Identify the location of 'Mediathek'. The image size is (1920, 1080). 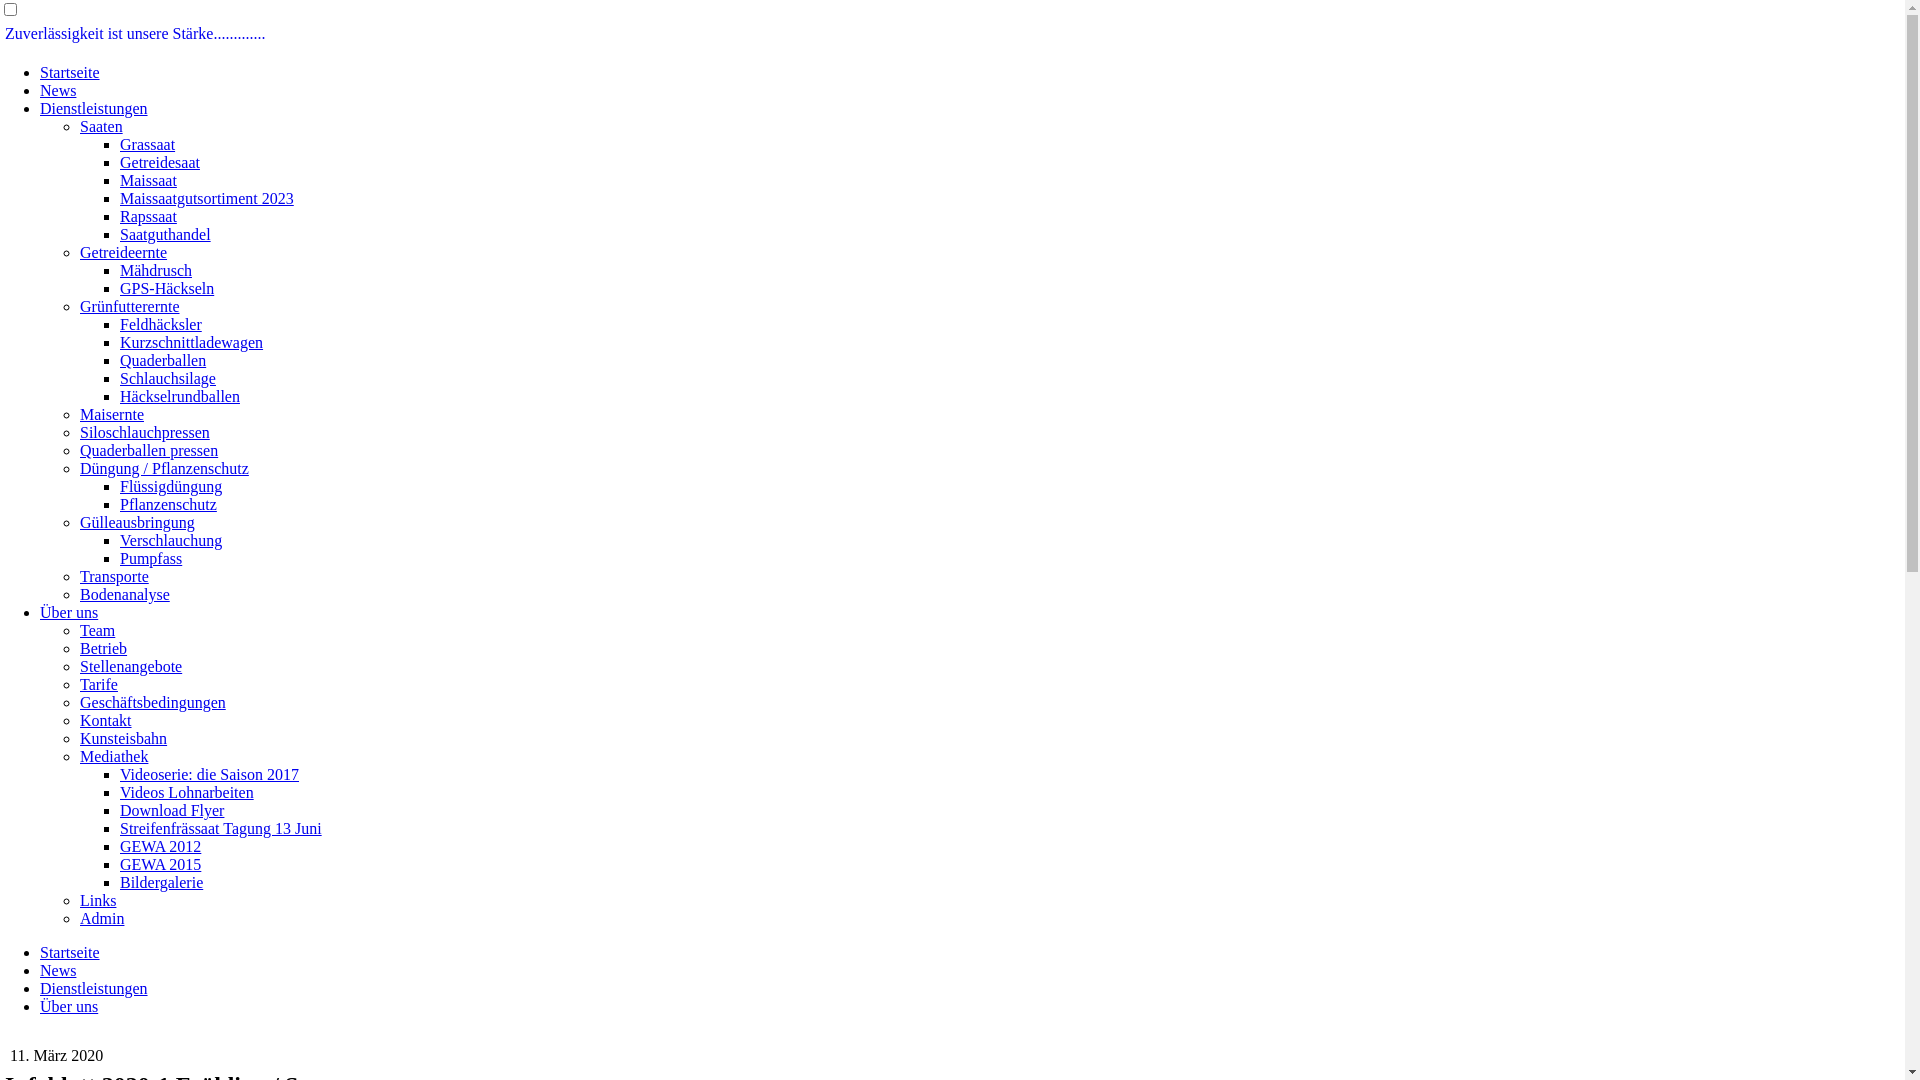
(113, 756).